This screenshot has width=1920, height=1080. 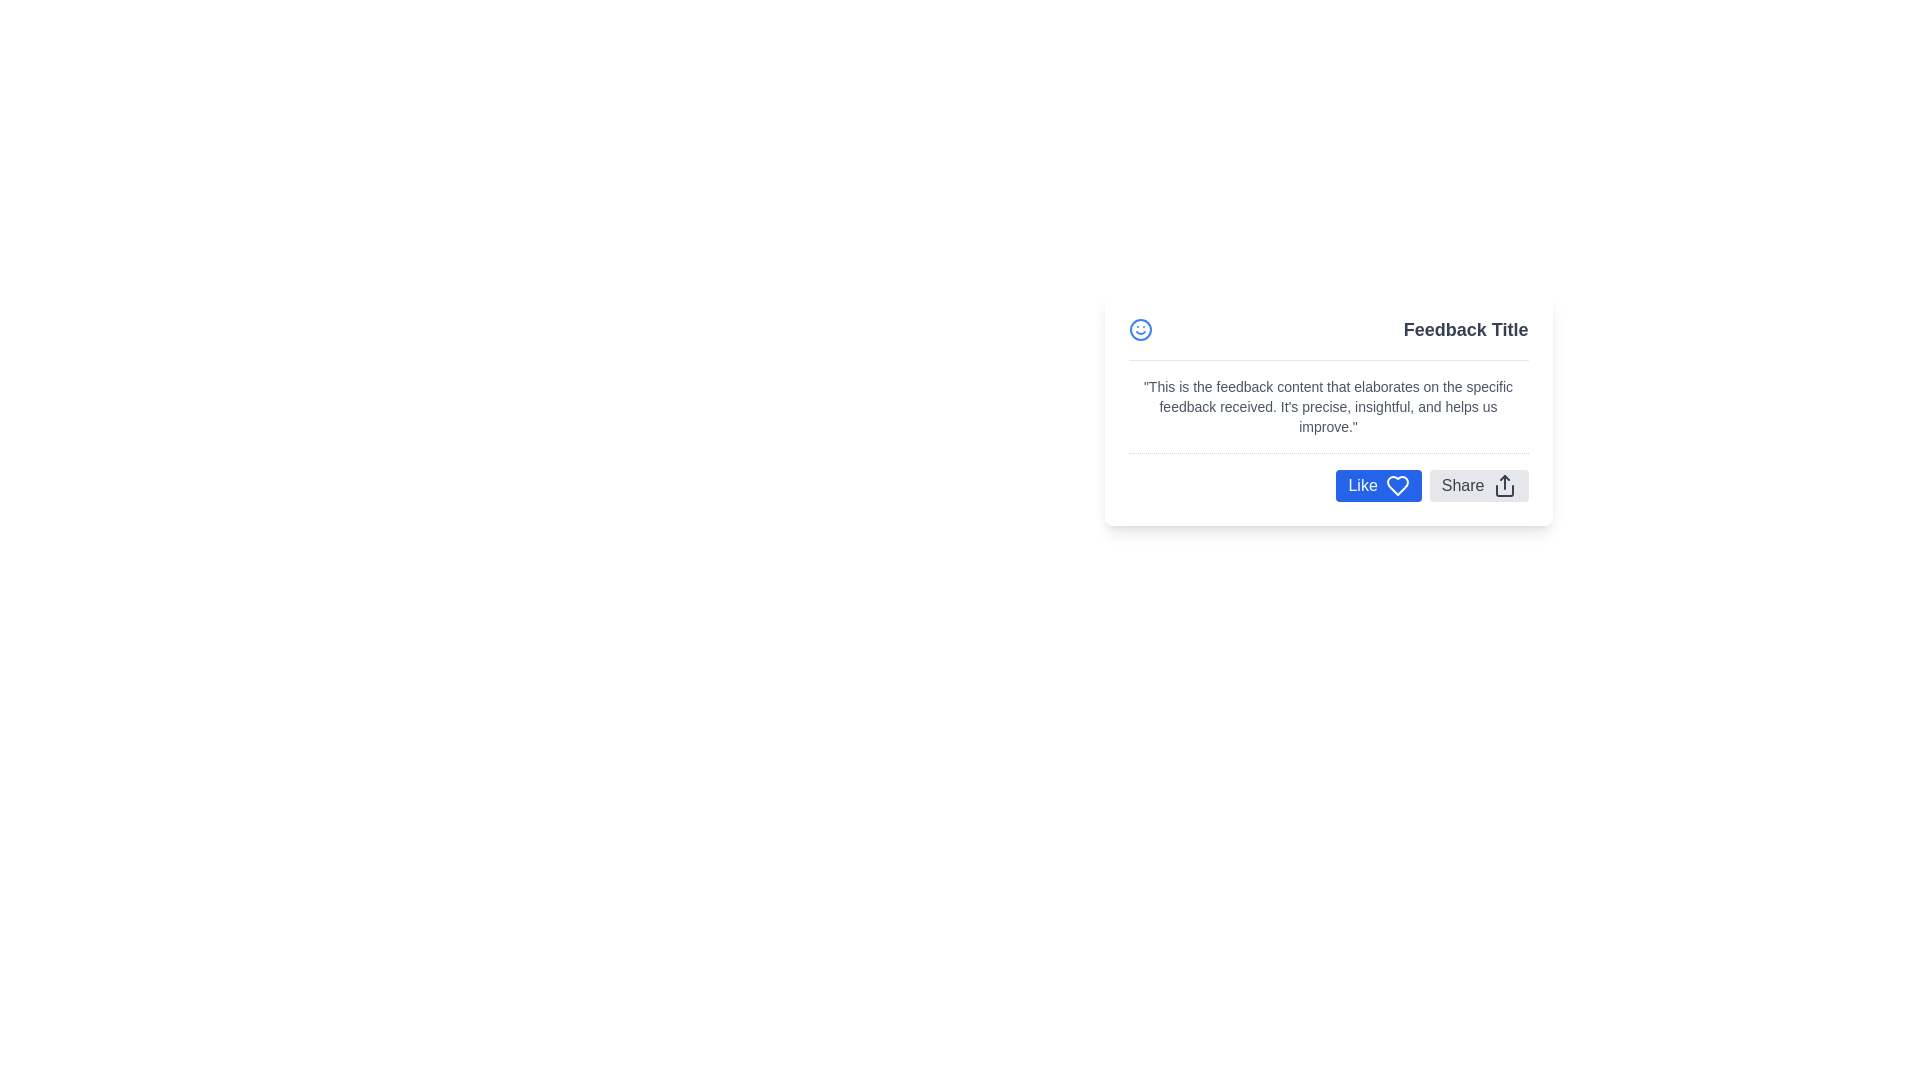 I want to click on the 'Like' button, which is part of a horizontal layout at the bottom of the feedback card, featuring a blue background and a heart icon, to express a positive response, so click(x=1328, y=486).